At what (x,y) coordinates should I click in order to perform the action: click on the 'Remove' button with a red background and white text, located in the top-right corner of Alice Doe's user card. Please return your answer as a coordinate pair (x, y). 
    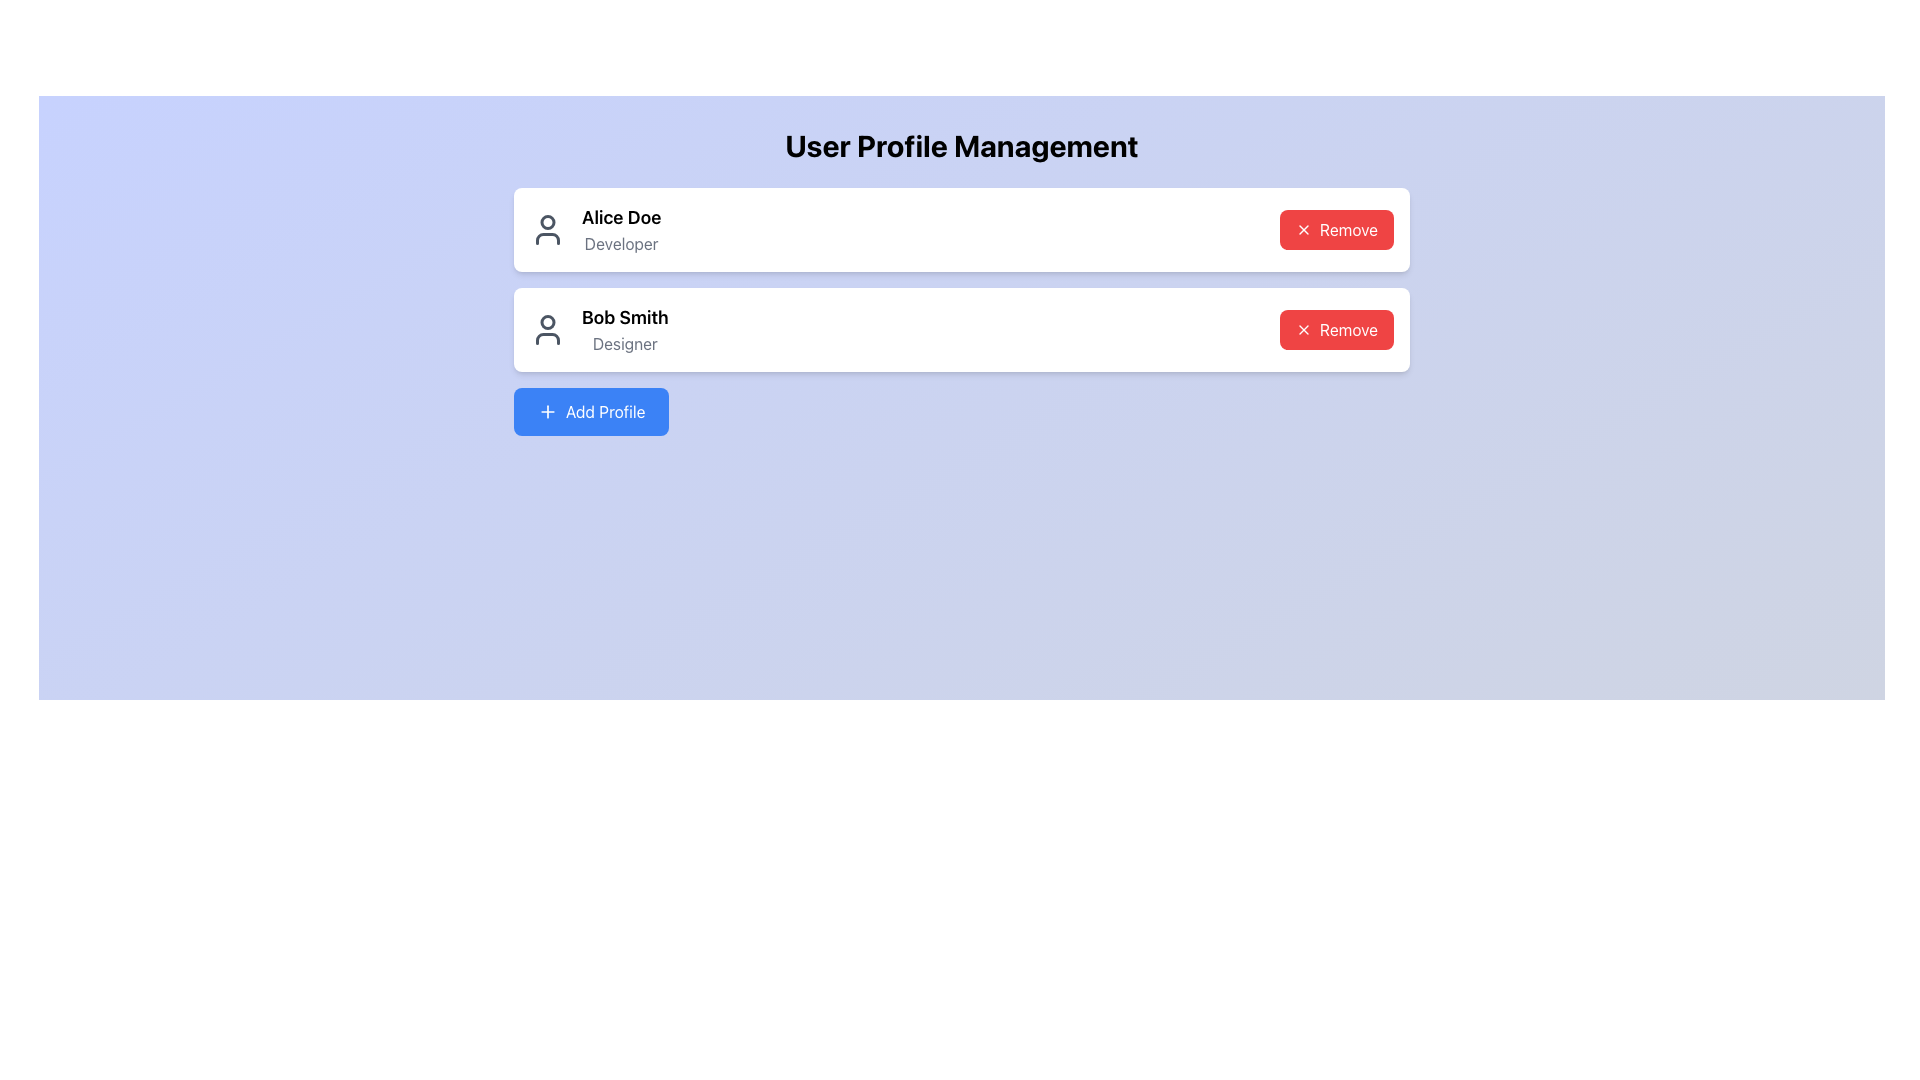
    Looking at the image, I should click on (1336, 229).